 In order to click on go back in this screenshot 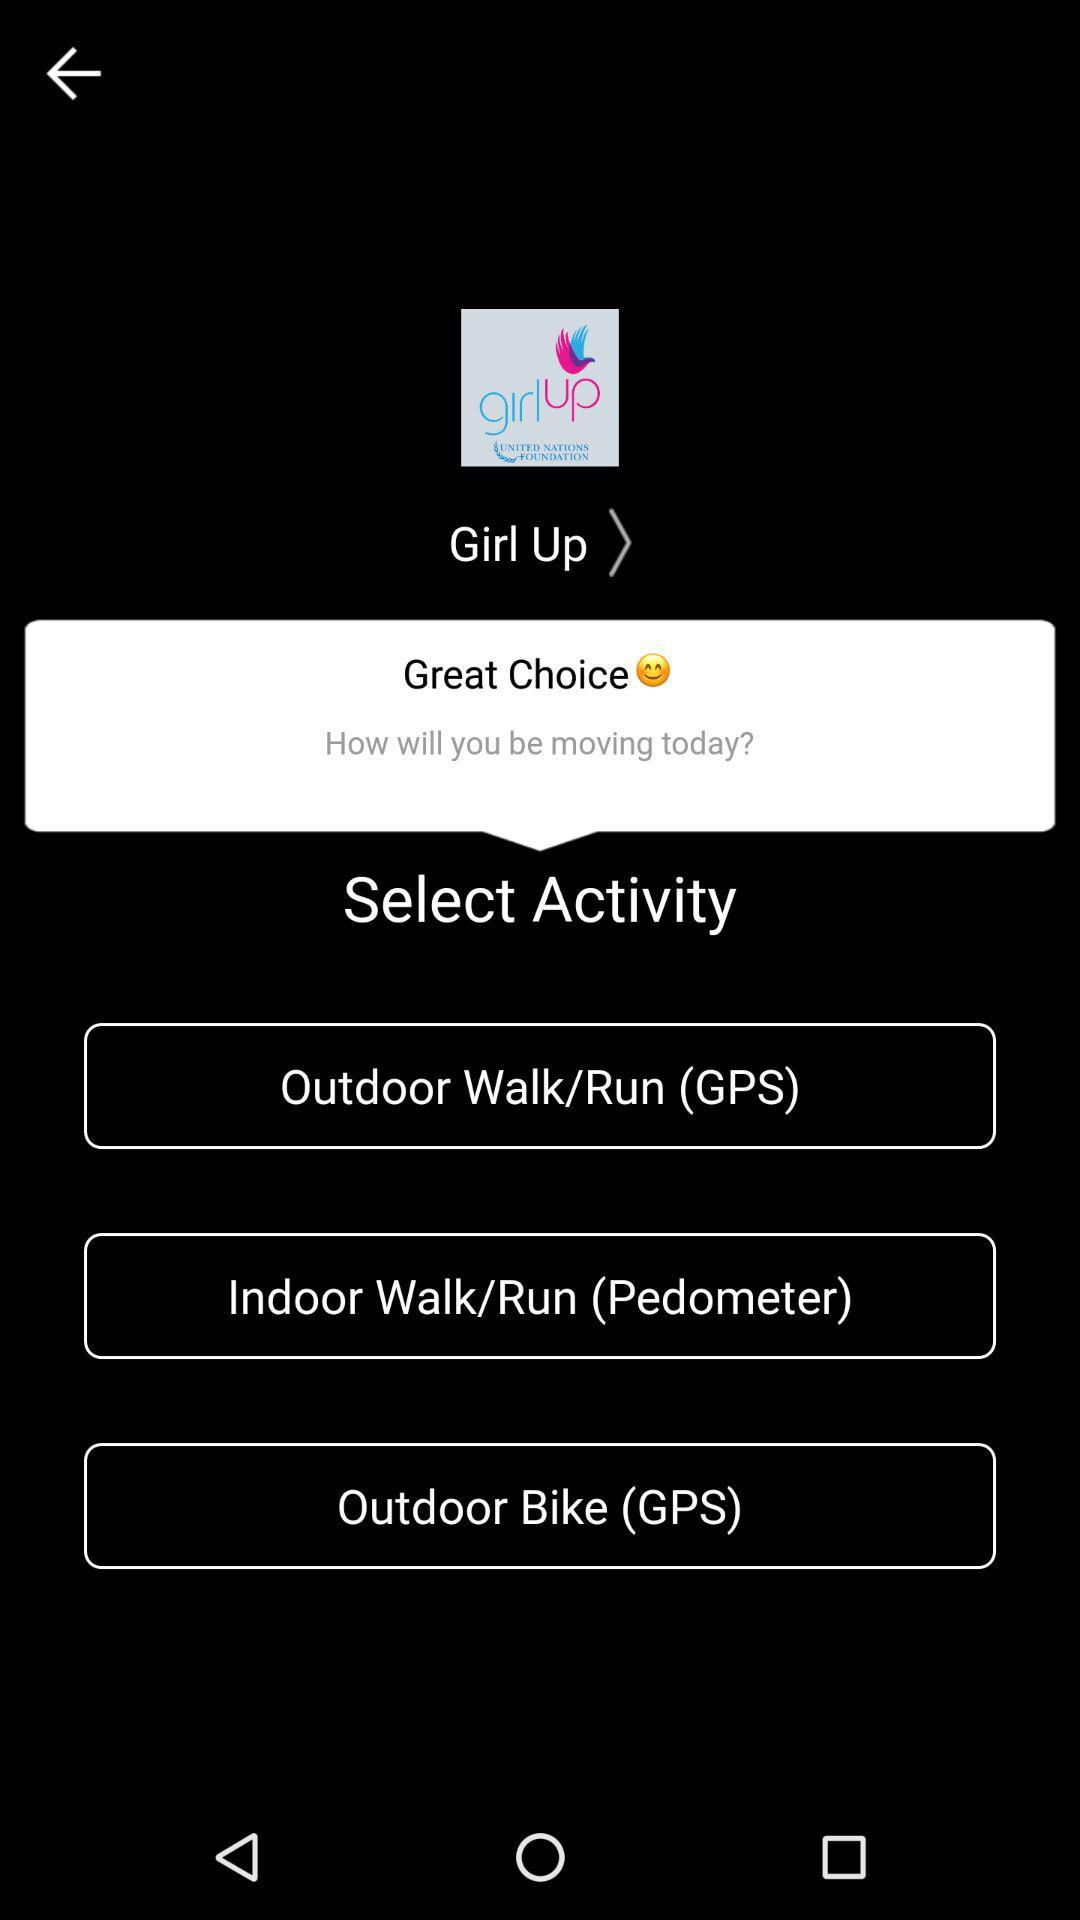, I will do `click(72, 73)`.